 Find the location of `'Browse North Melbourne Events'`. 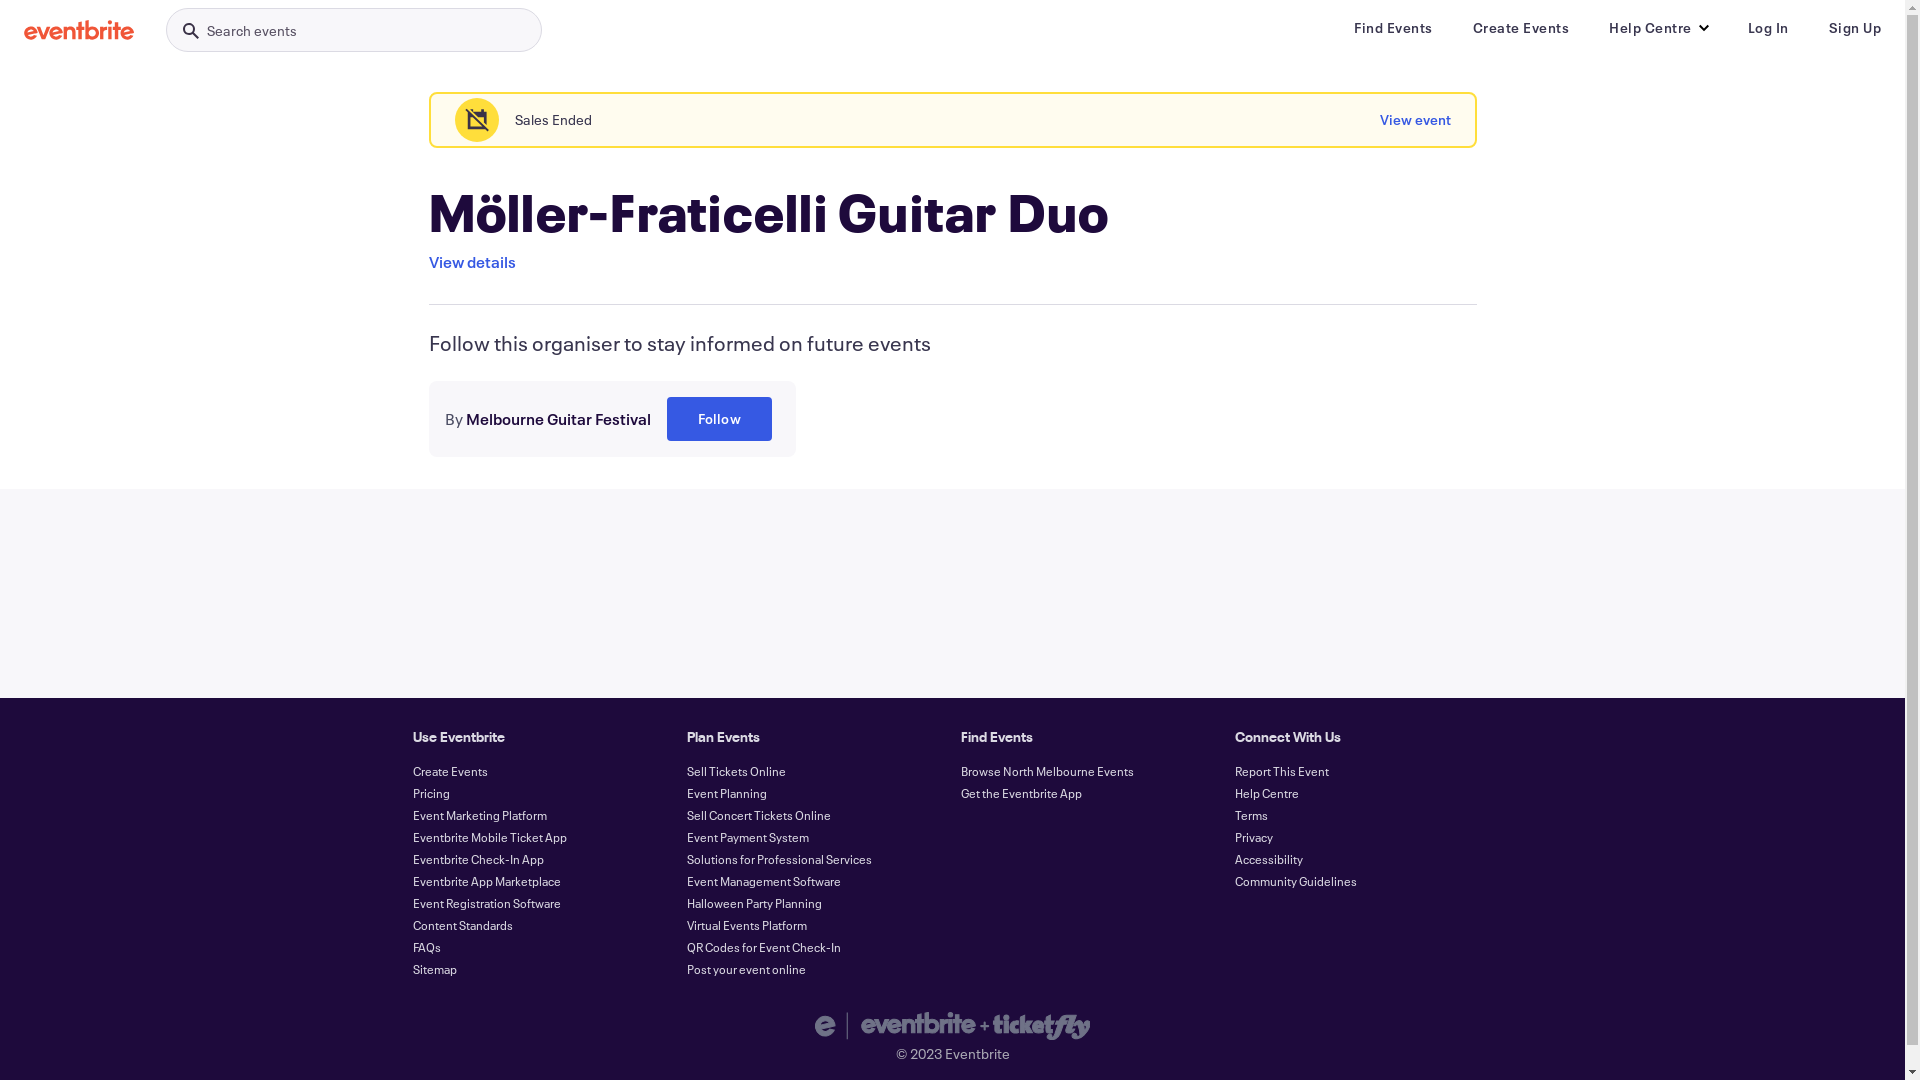

'Browse North Melbourne Events' is located at coordinates (1045, 770).